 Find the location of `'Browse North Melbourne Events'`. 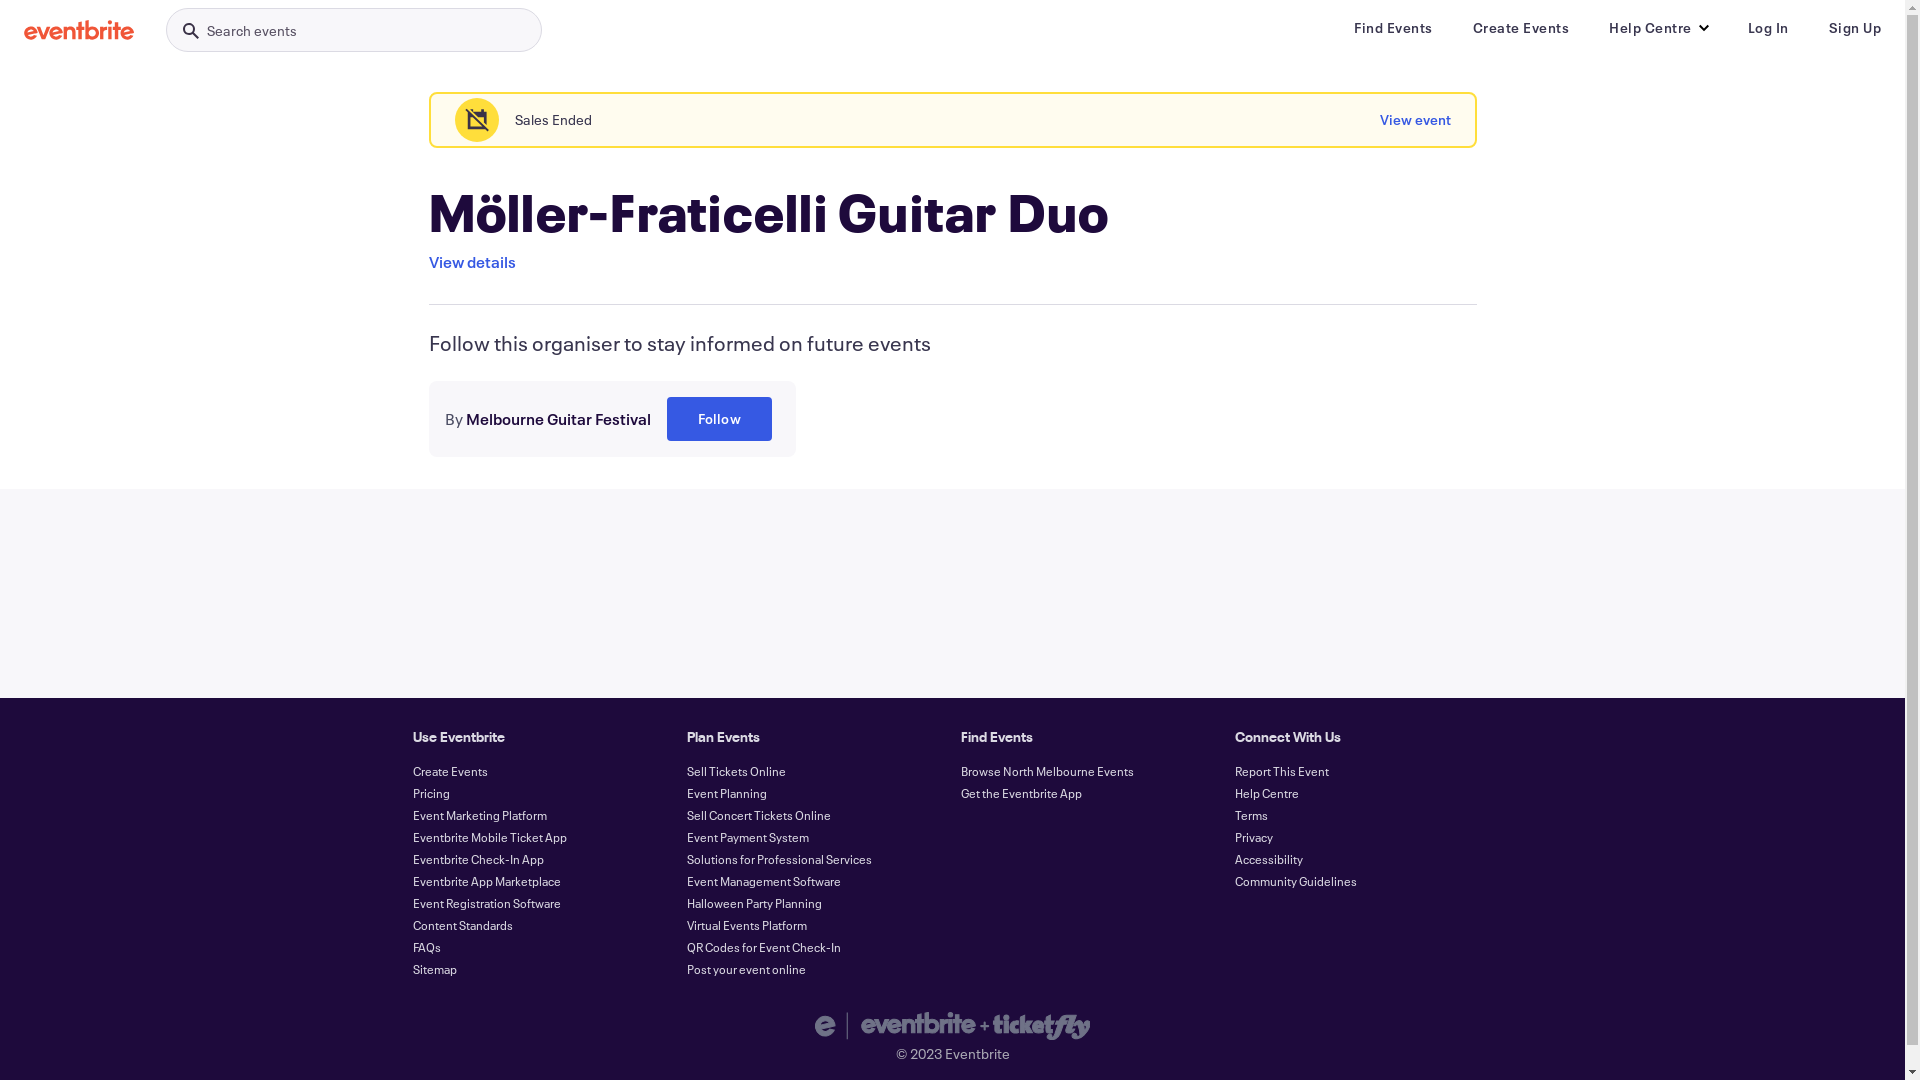

'Browse North Melbourne Events' is located at coordinates (1045, 770).